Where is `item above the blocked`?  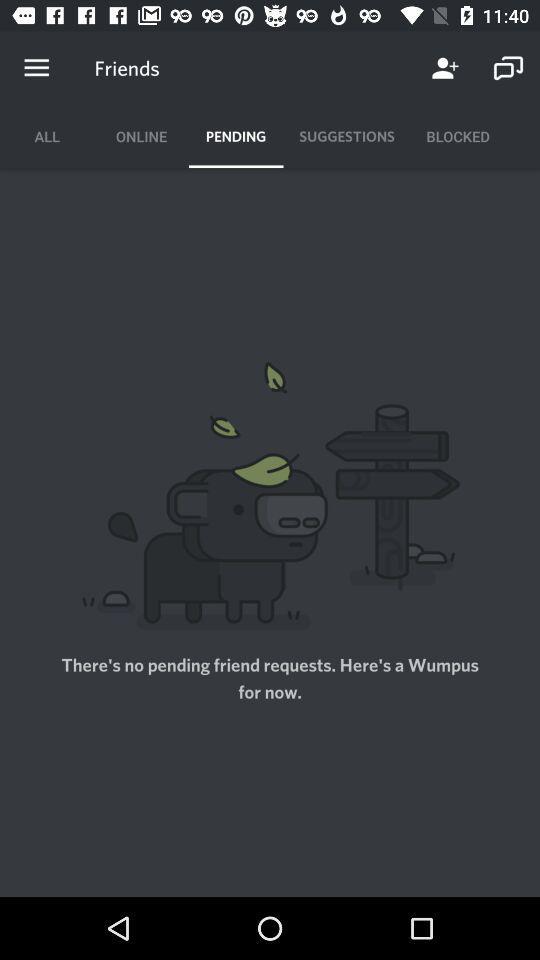
item above the blocked is located at coordinates (445, 68).